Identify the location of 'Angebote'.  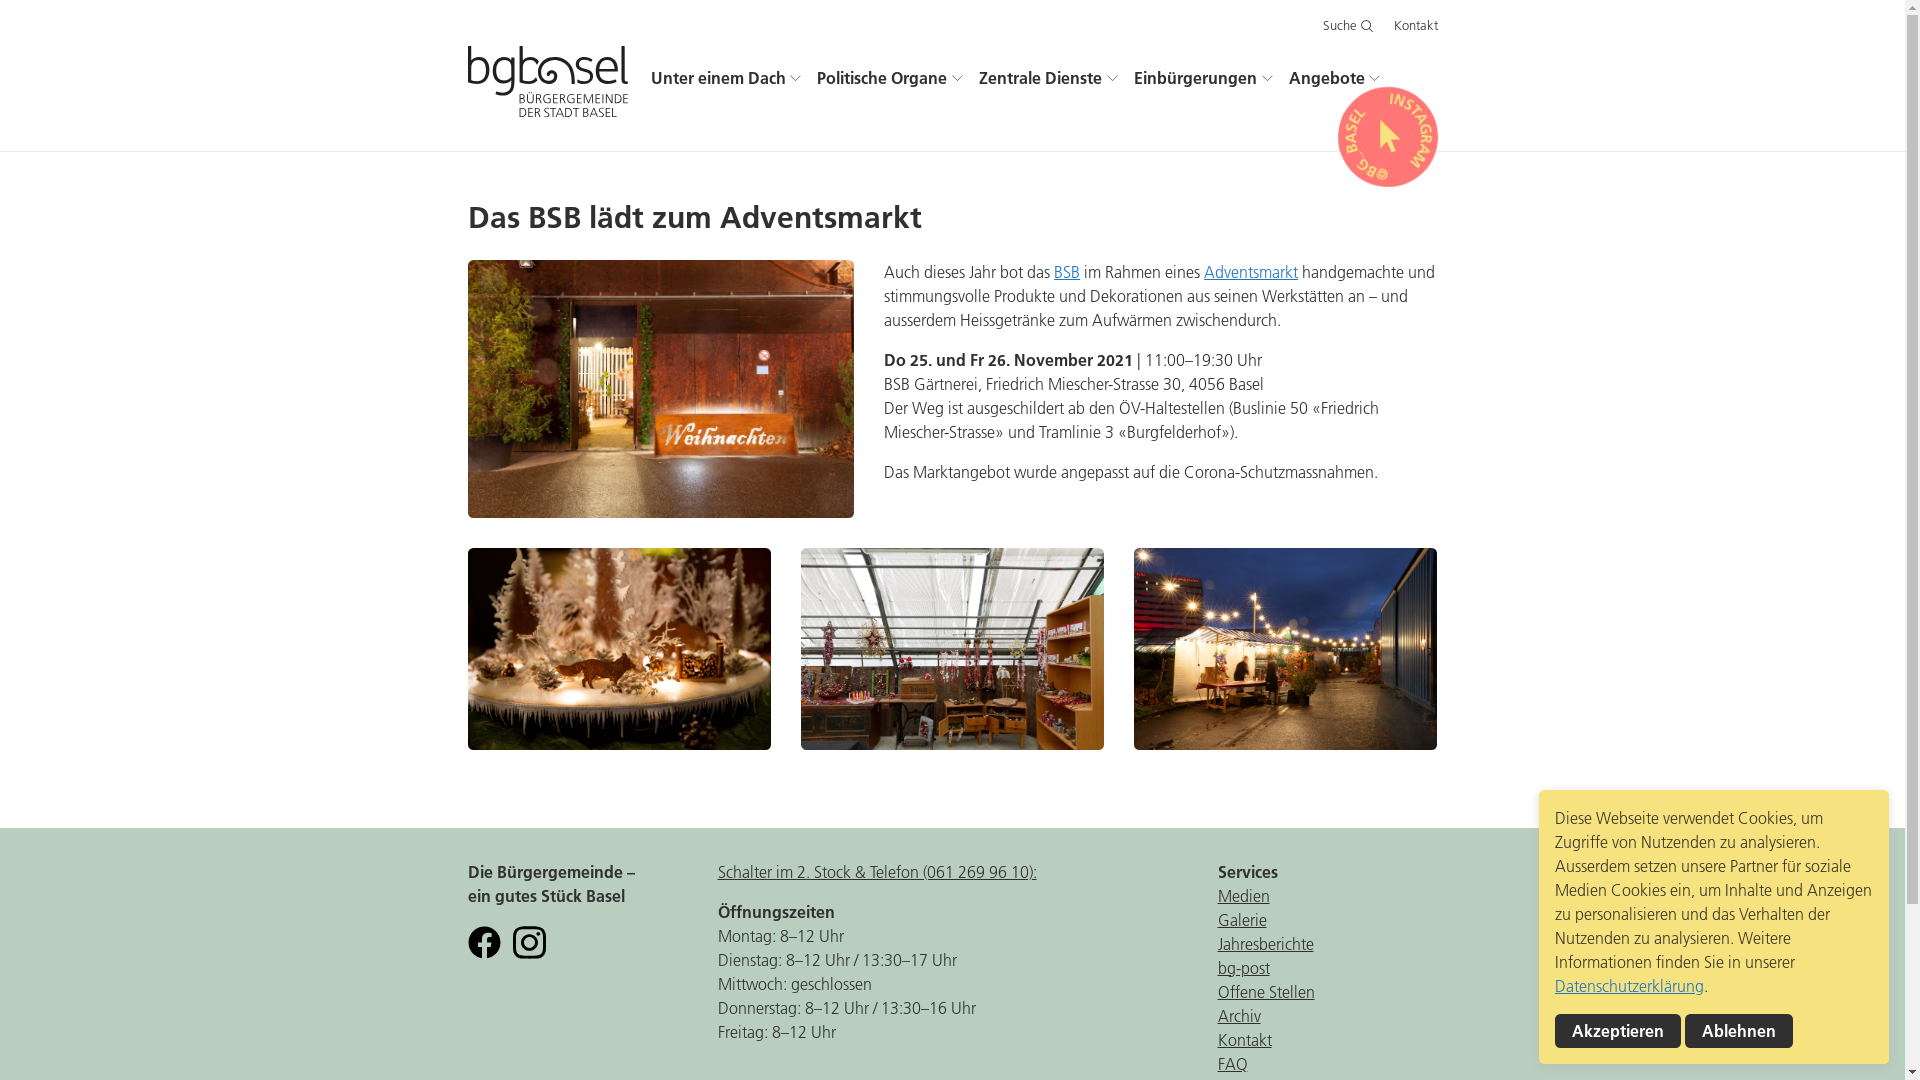
(1334, 77).